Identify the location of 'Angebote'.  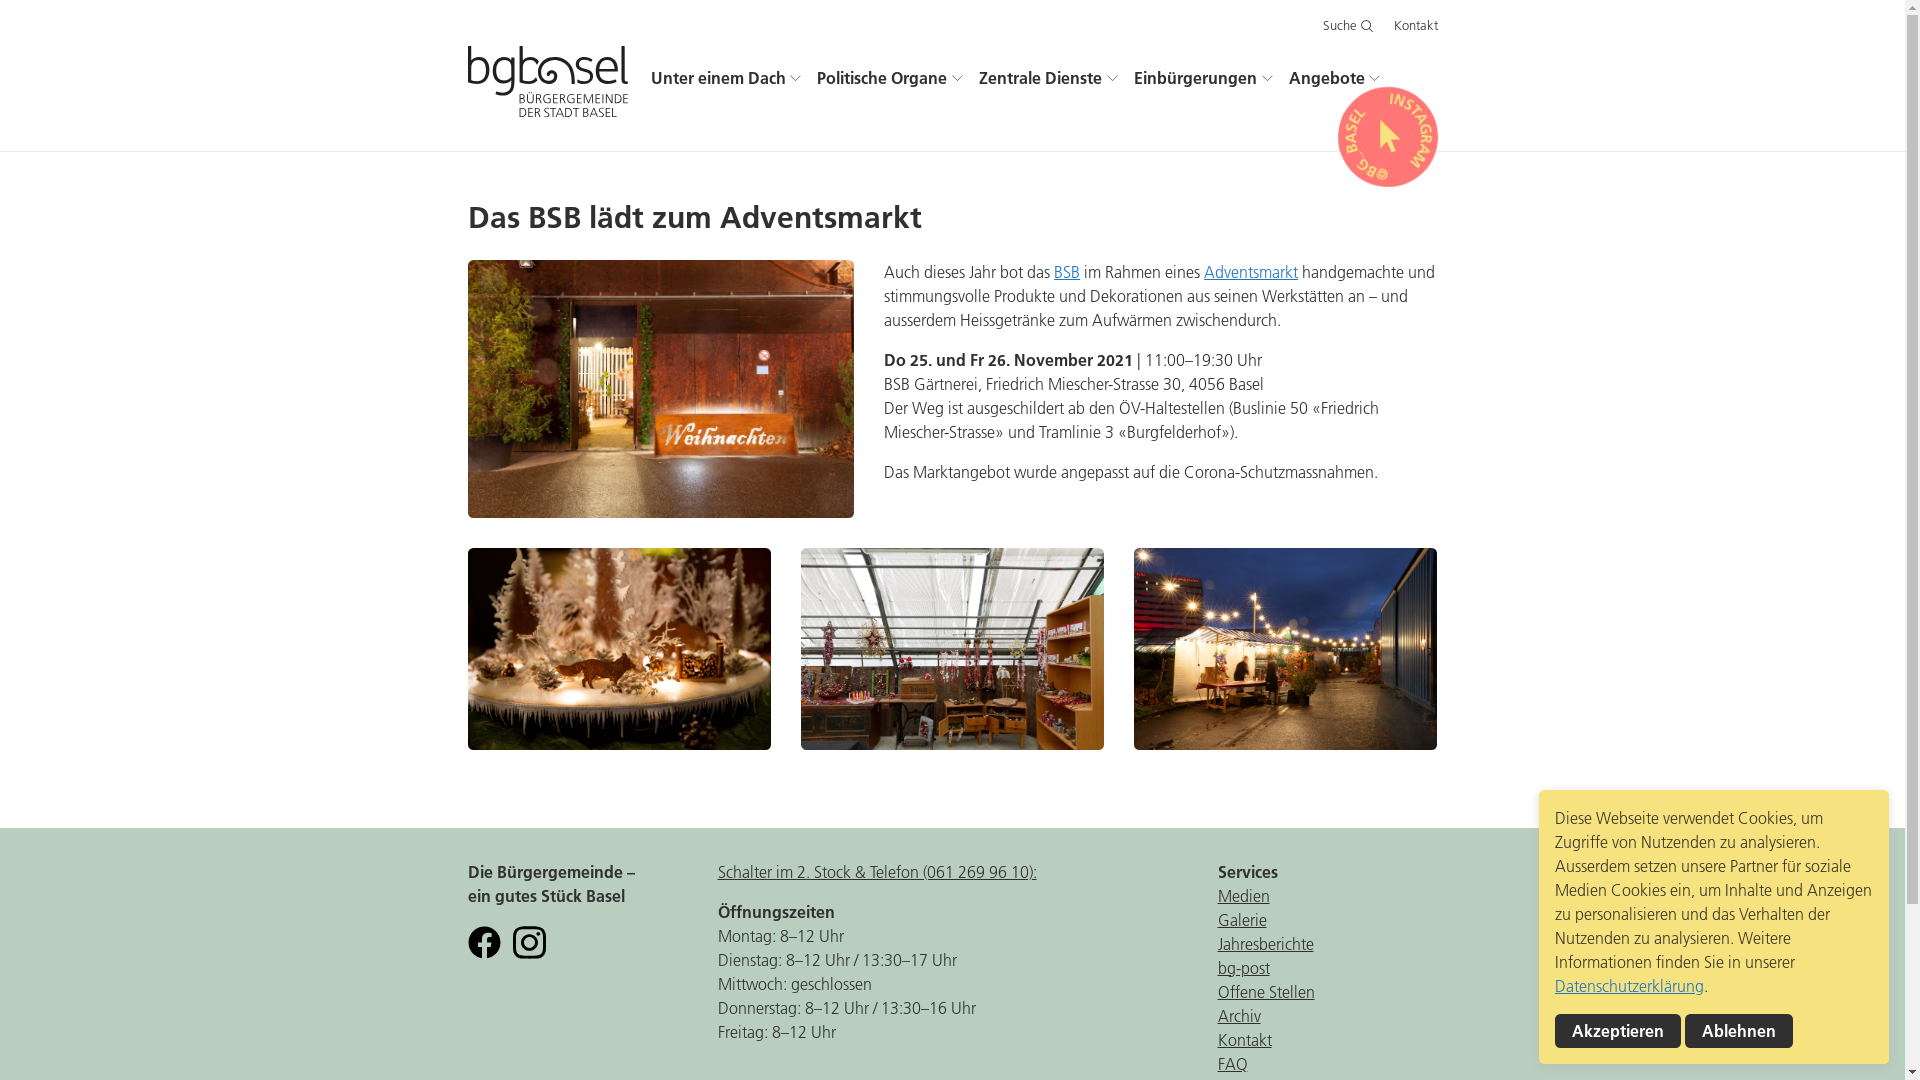
(1334, 77).